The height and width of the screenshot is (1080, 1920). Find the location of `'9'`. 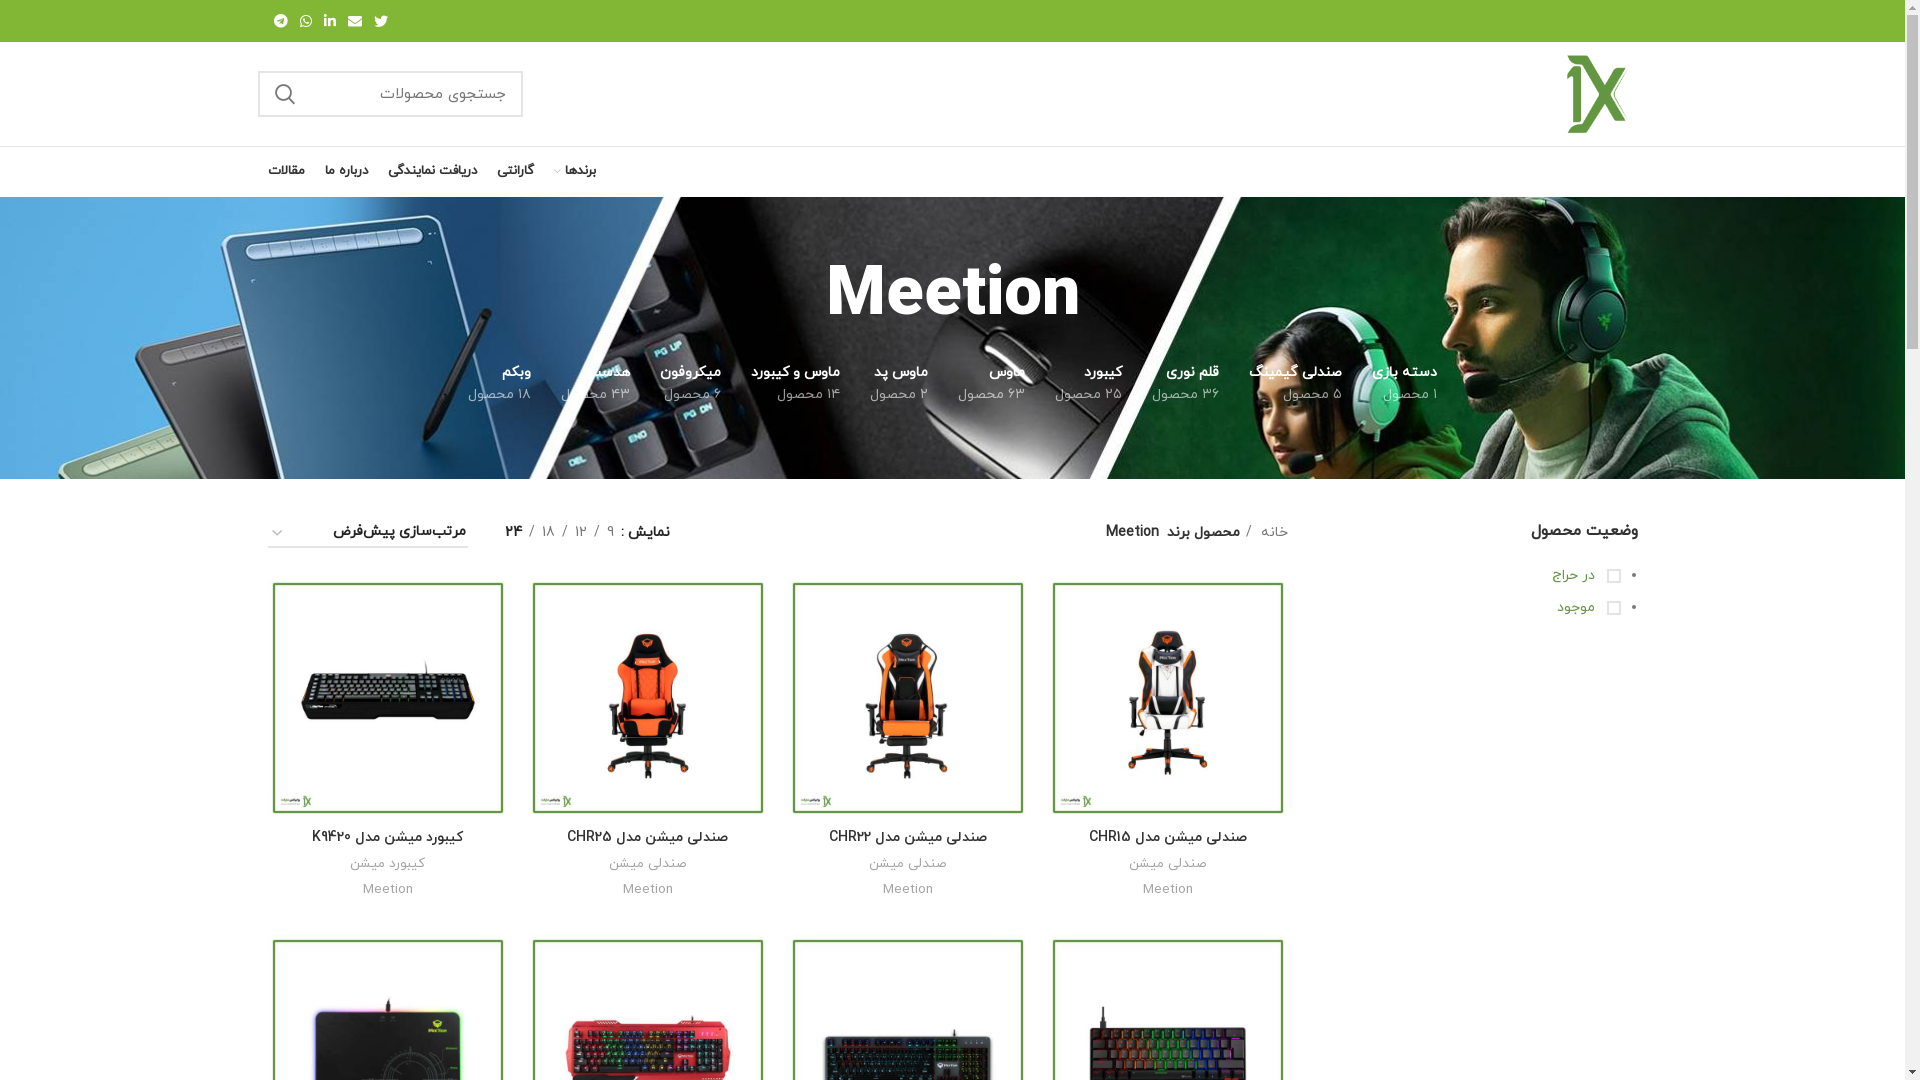

'9' is located at coordinates (609, 531).